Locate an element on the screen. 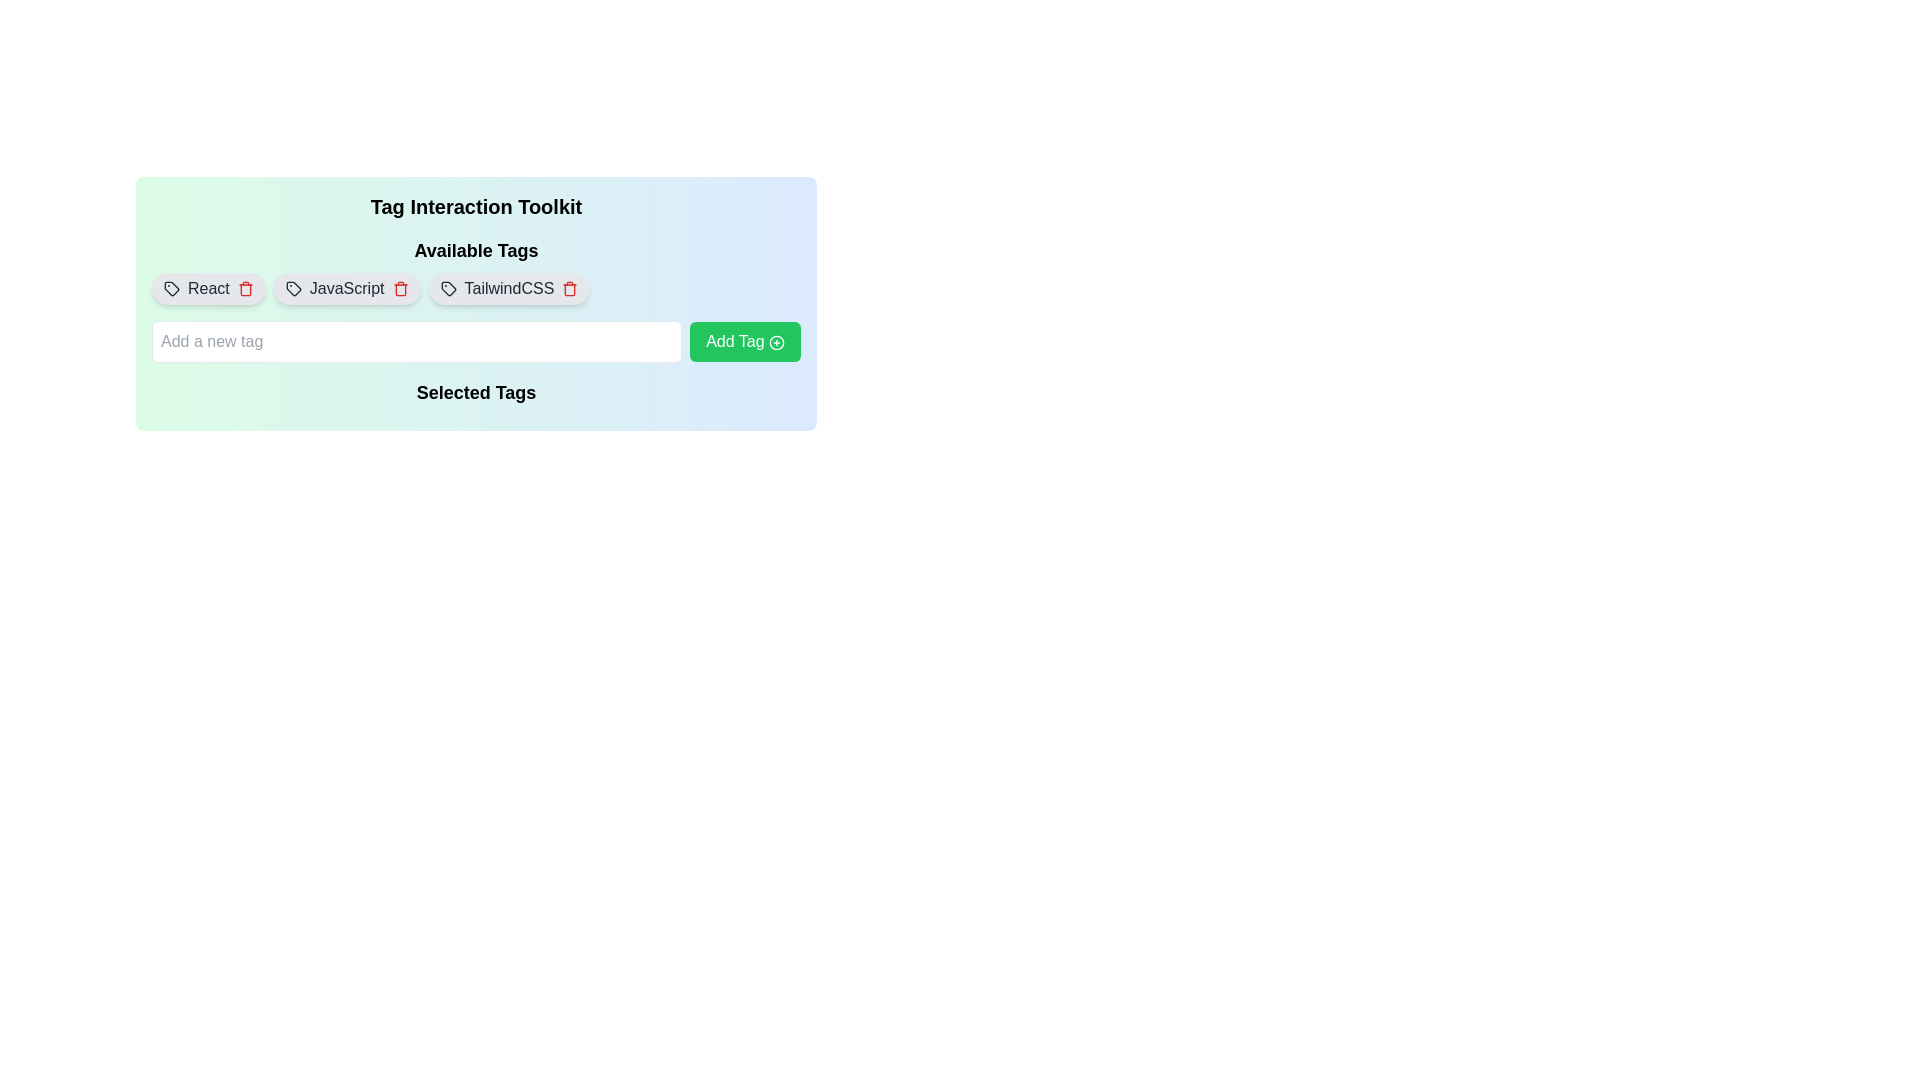 The height and width of the screenshot is (1080, 1920). the trash can icon button, which signifies a delete action, located within the 'TailwindCSS' tag element is located at coordinates (569, 289).